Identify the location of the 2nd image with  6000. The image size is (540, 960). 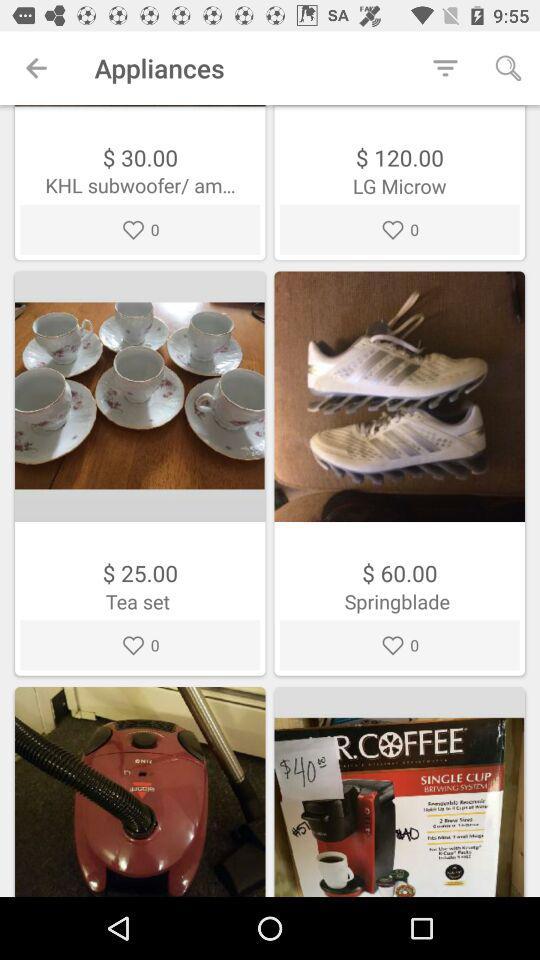
(399, 473).